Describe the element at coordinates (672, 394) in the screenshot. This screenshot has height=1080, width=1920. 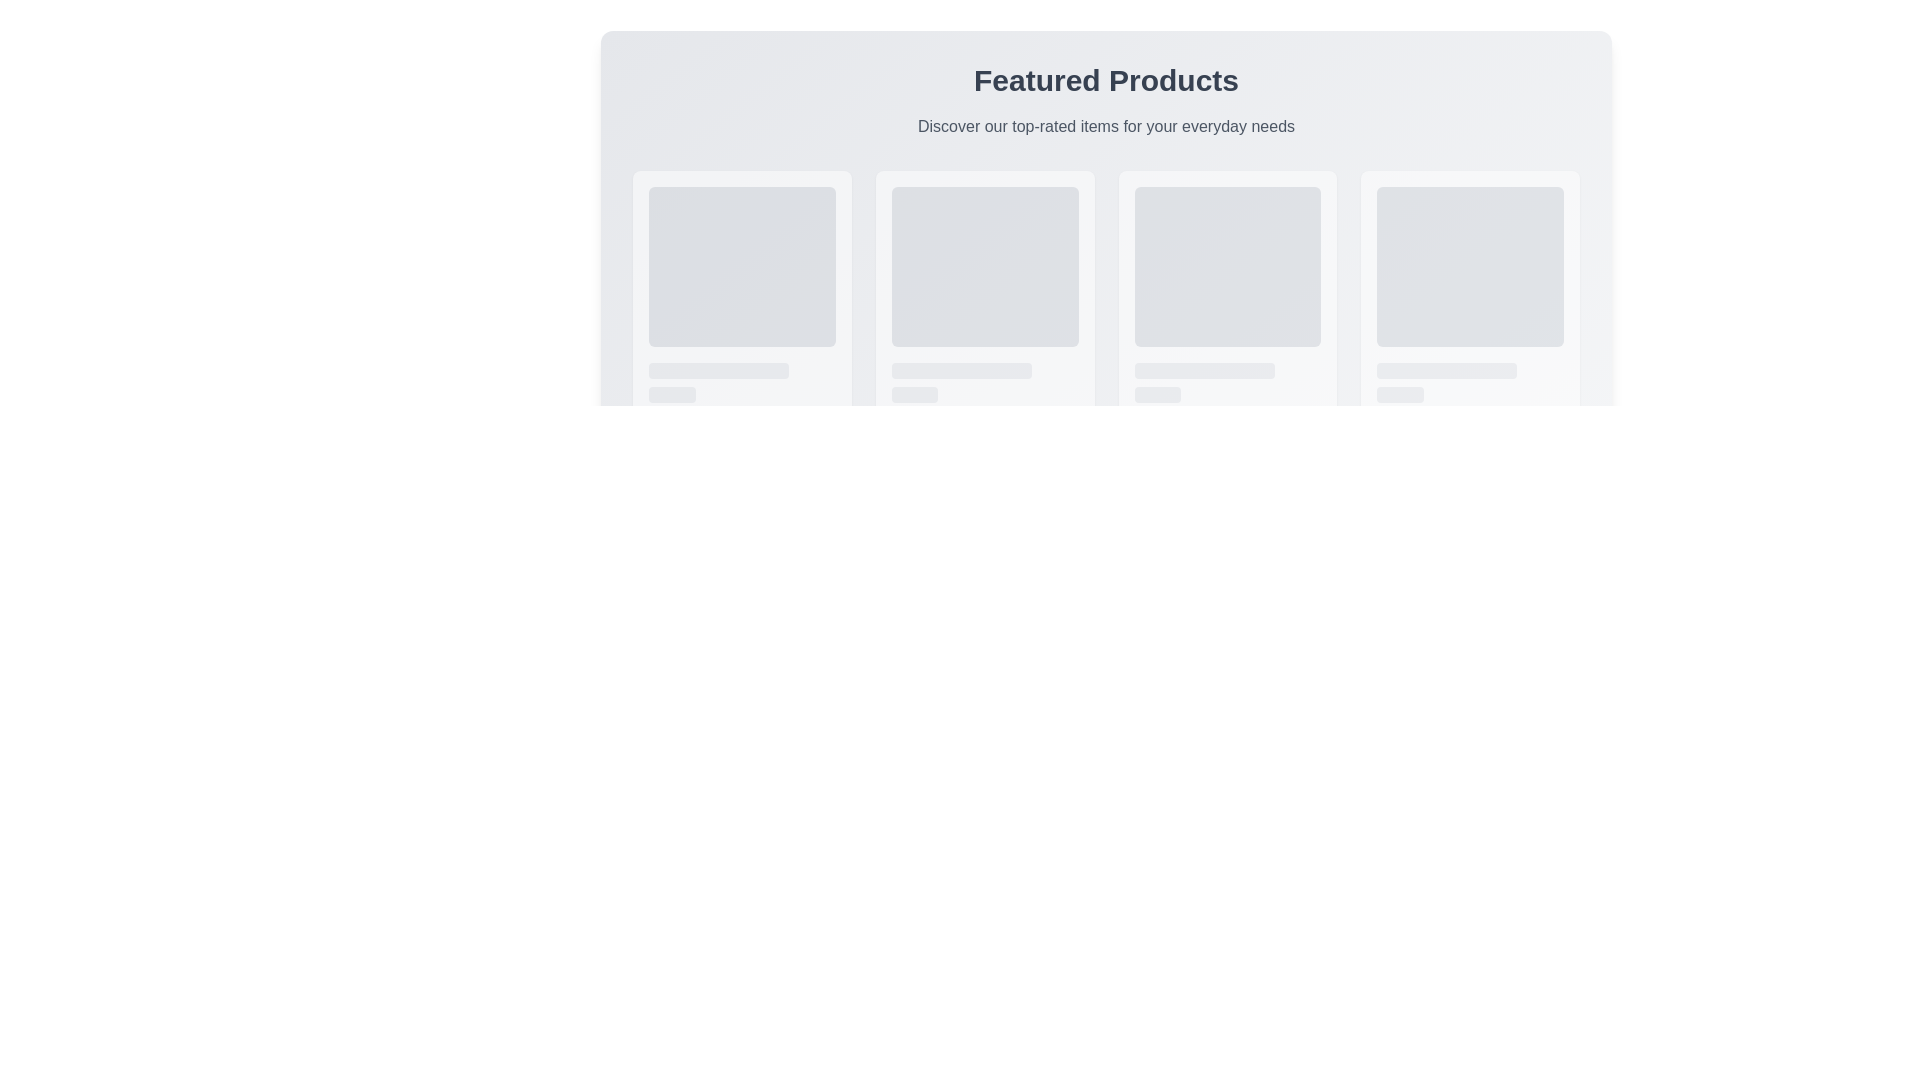
I see `the visual placeholder or separator bar located beneath the wider sibling bar in the 'Featured Products' section` at that location.